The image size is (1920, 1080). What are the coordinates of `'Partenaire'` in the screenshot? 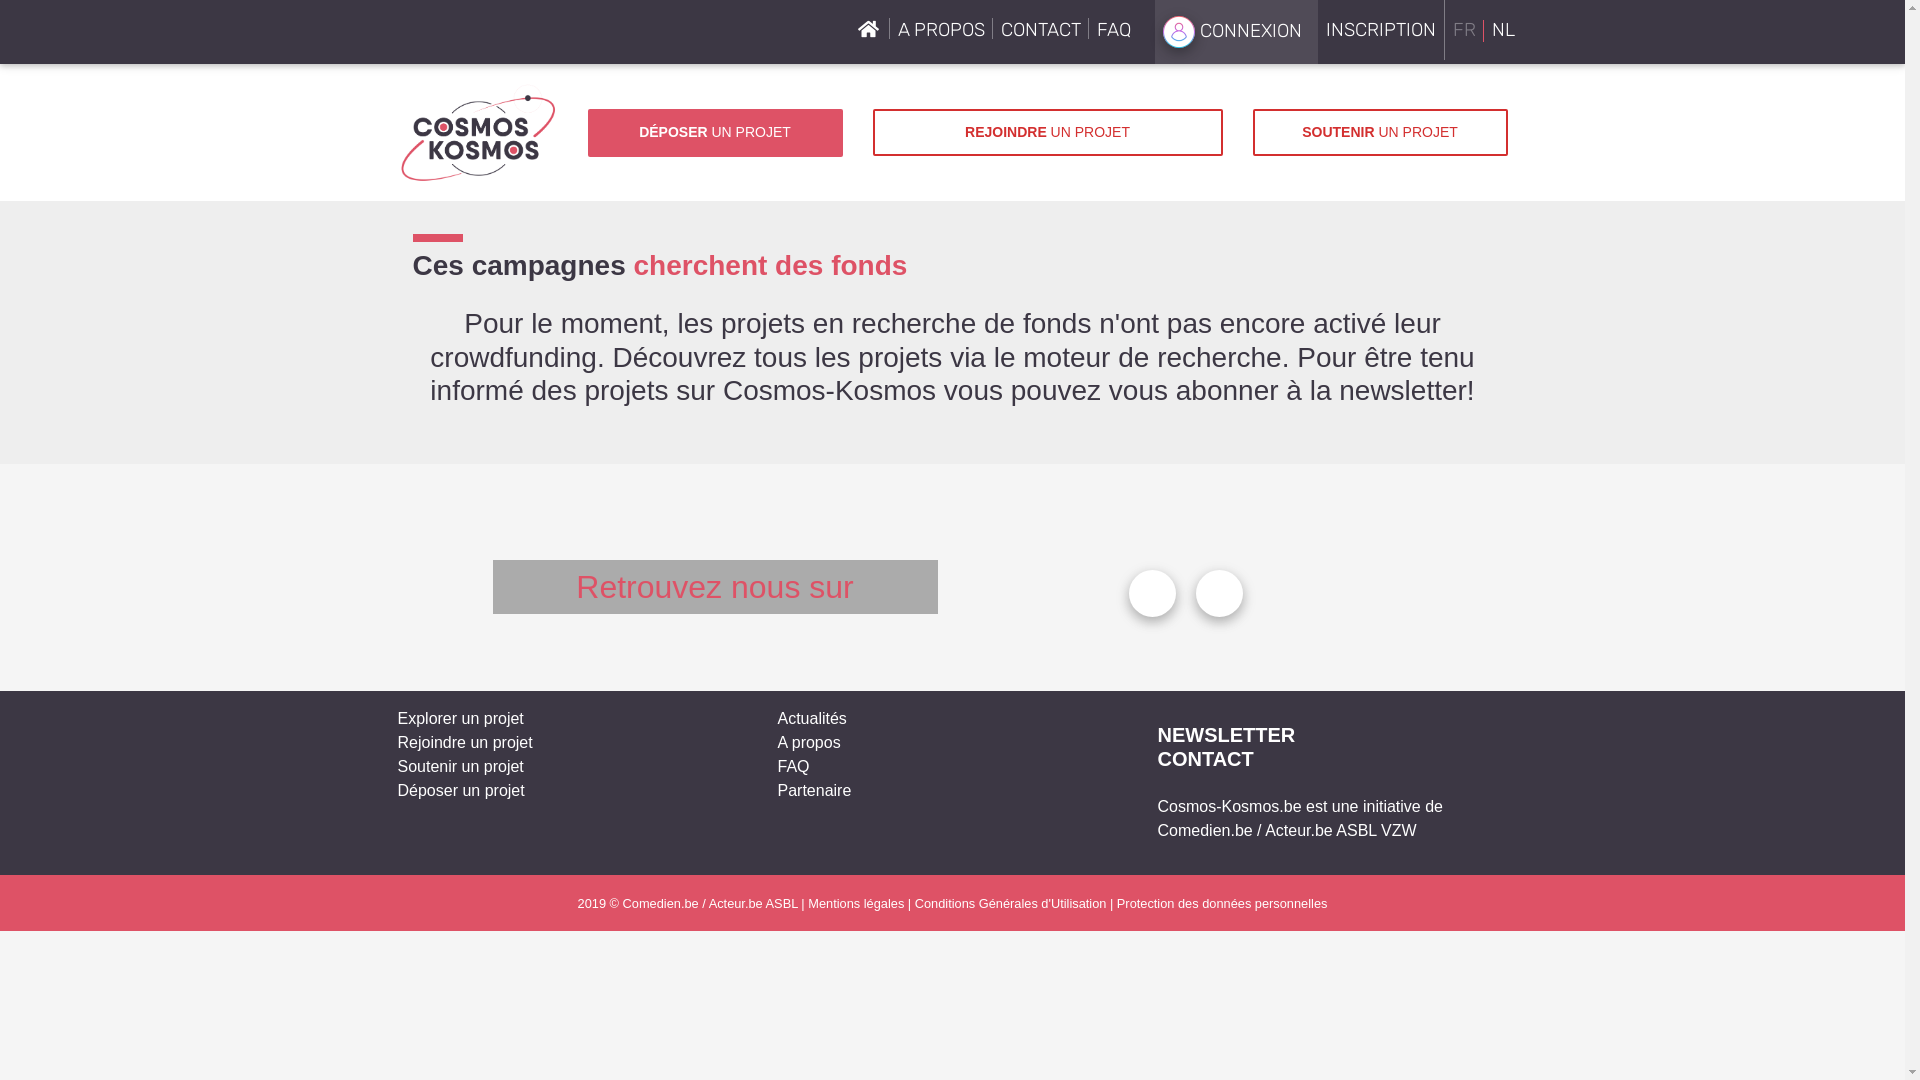 It's located at (815, 789).